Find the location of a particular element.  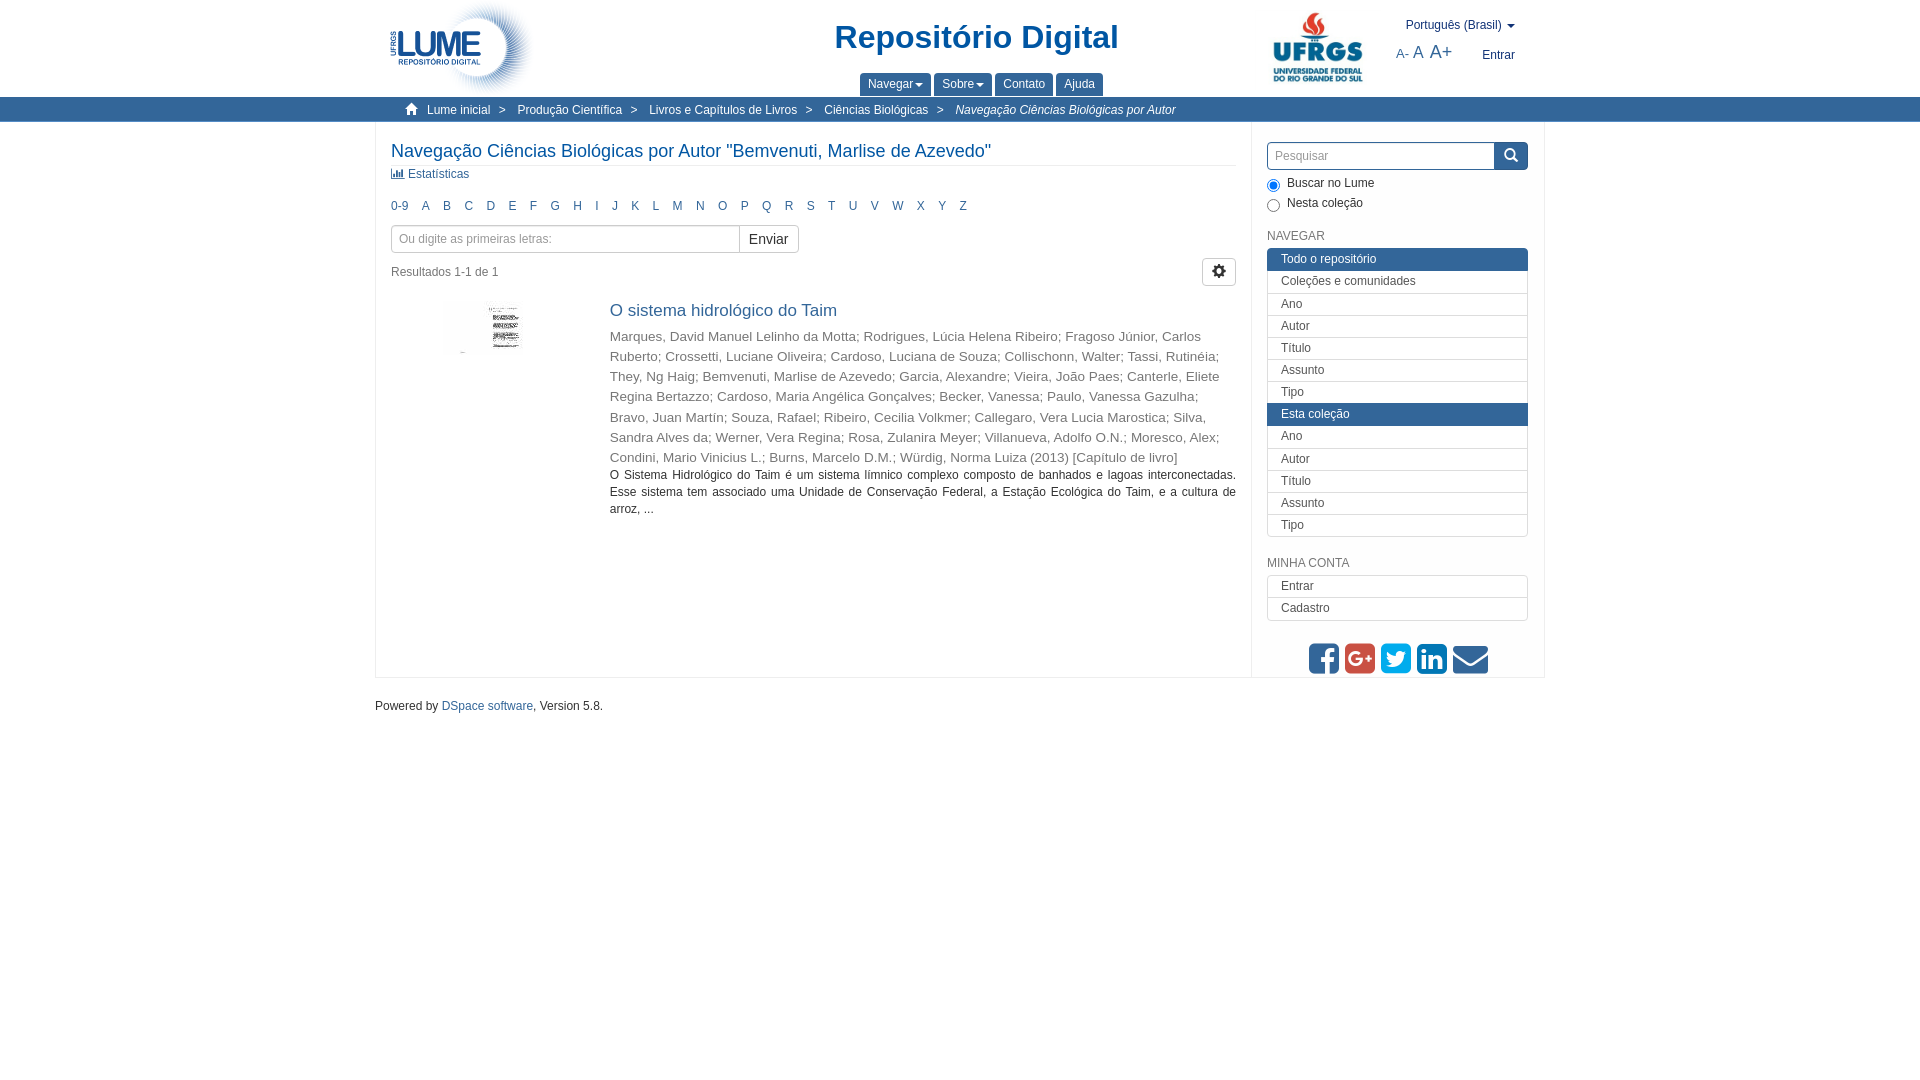

'Ajuda' is located at coordinates (1078, 83).